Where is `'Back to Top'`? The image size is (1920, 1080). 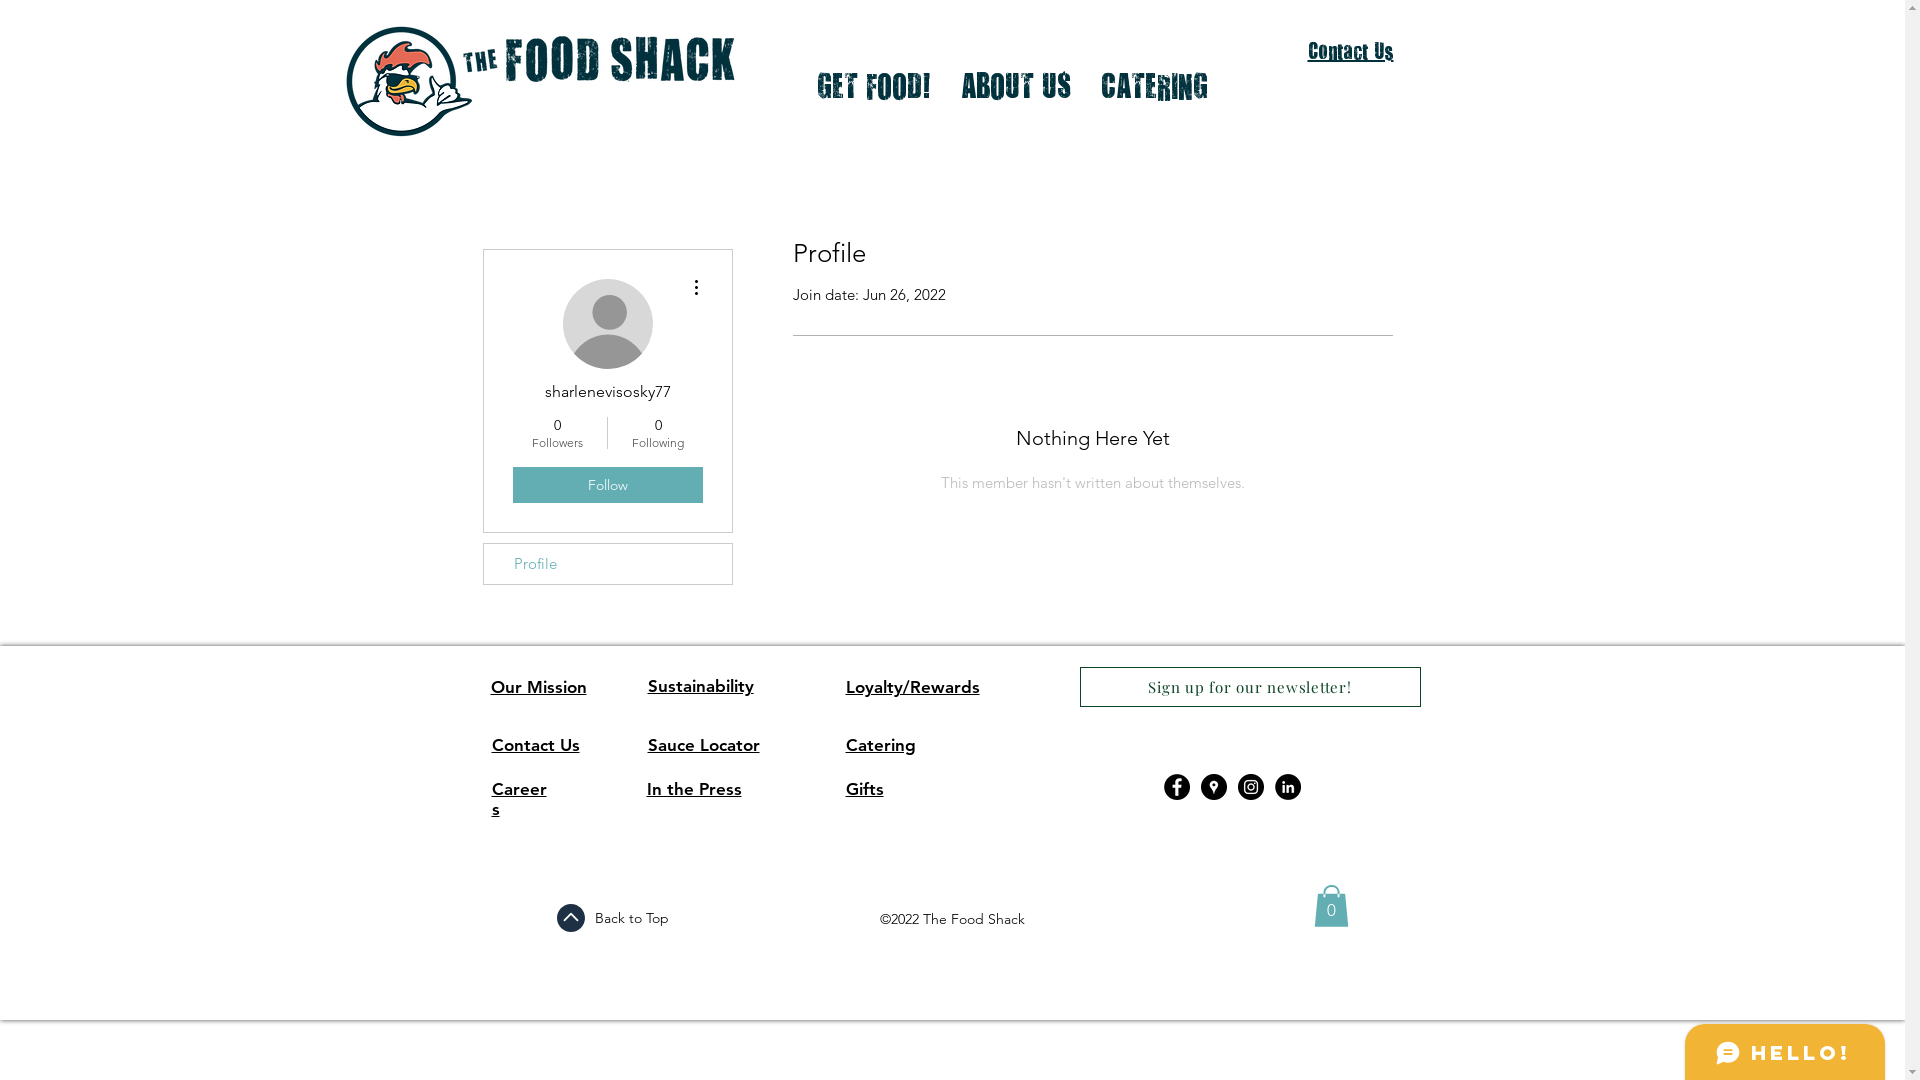 'Back to Top' is located at coordinates (629, 918).